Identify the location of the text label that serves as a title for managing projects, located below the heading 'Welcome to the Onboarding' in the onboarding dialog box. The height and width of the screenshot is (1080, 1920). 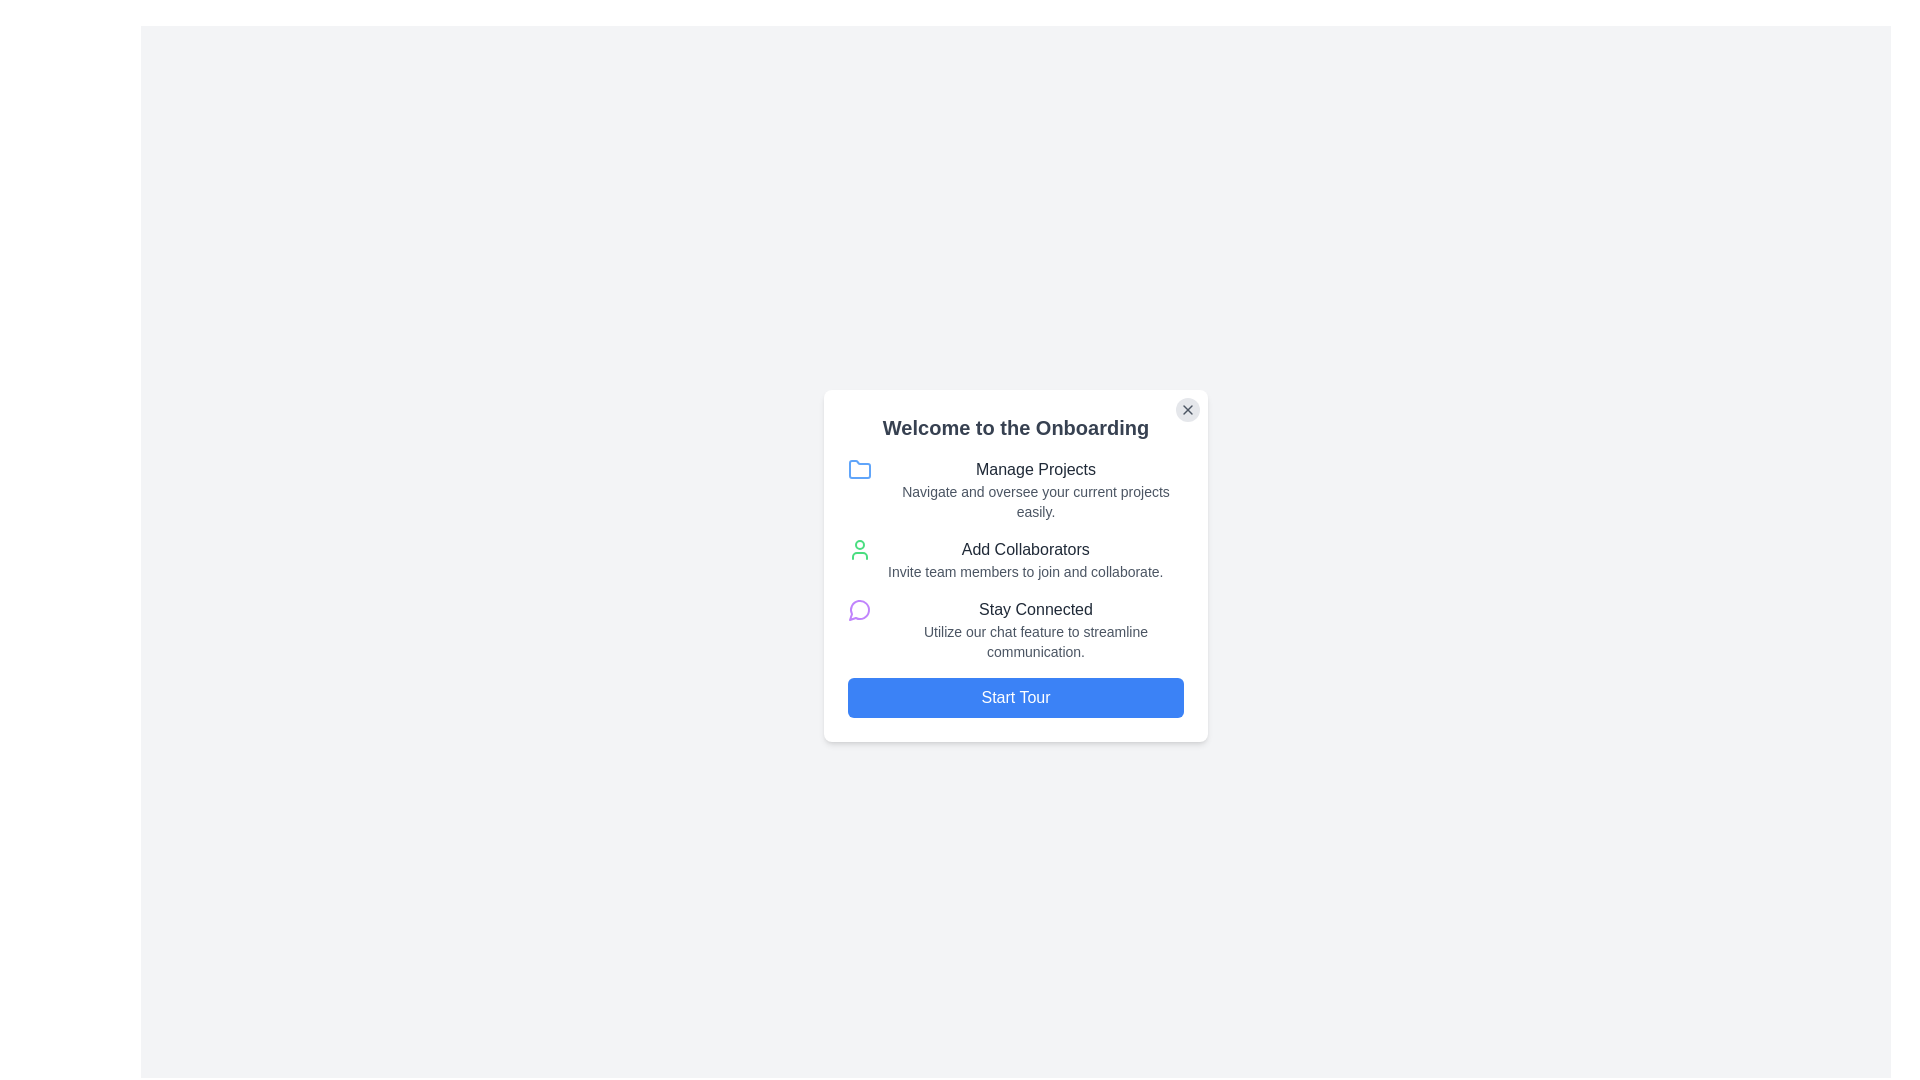
(1036, 470).